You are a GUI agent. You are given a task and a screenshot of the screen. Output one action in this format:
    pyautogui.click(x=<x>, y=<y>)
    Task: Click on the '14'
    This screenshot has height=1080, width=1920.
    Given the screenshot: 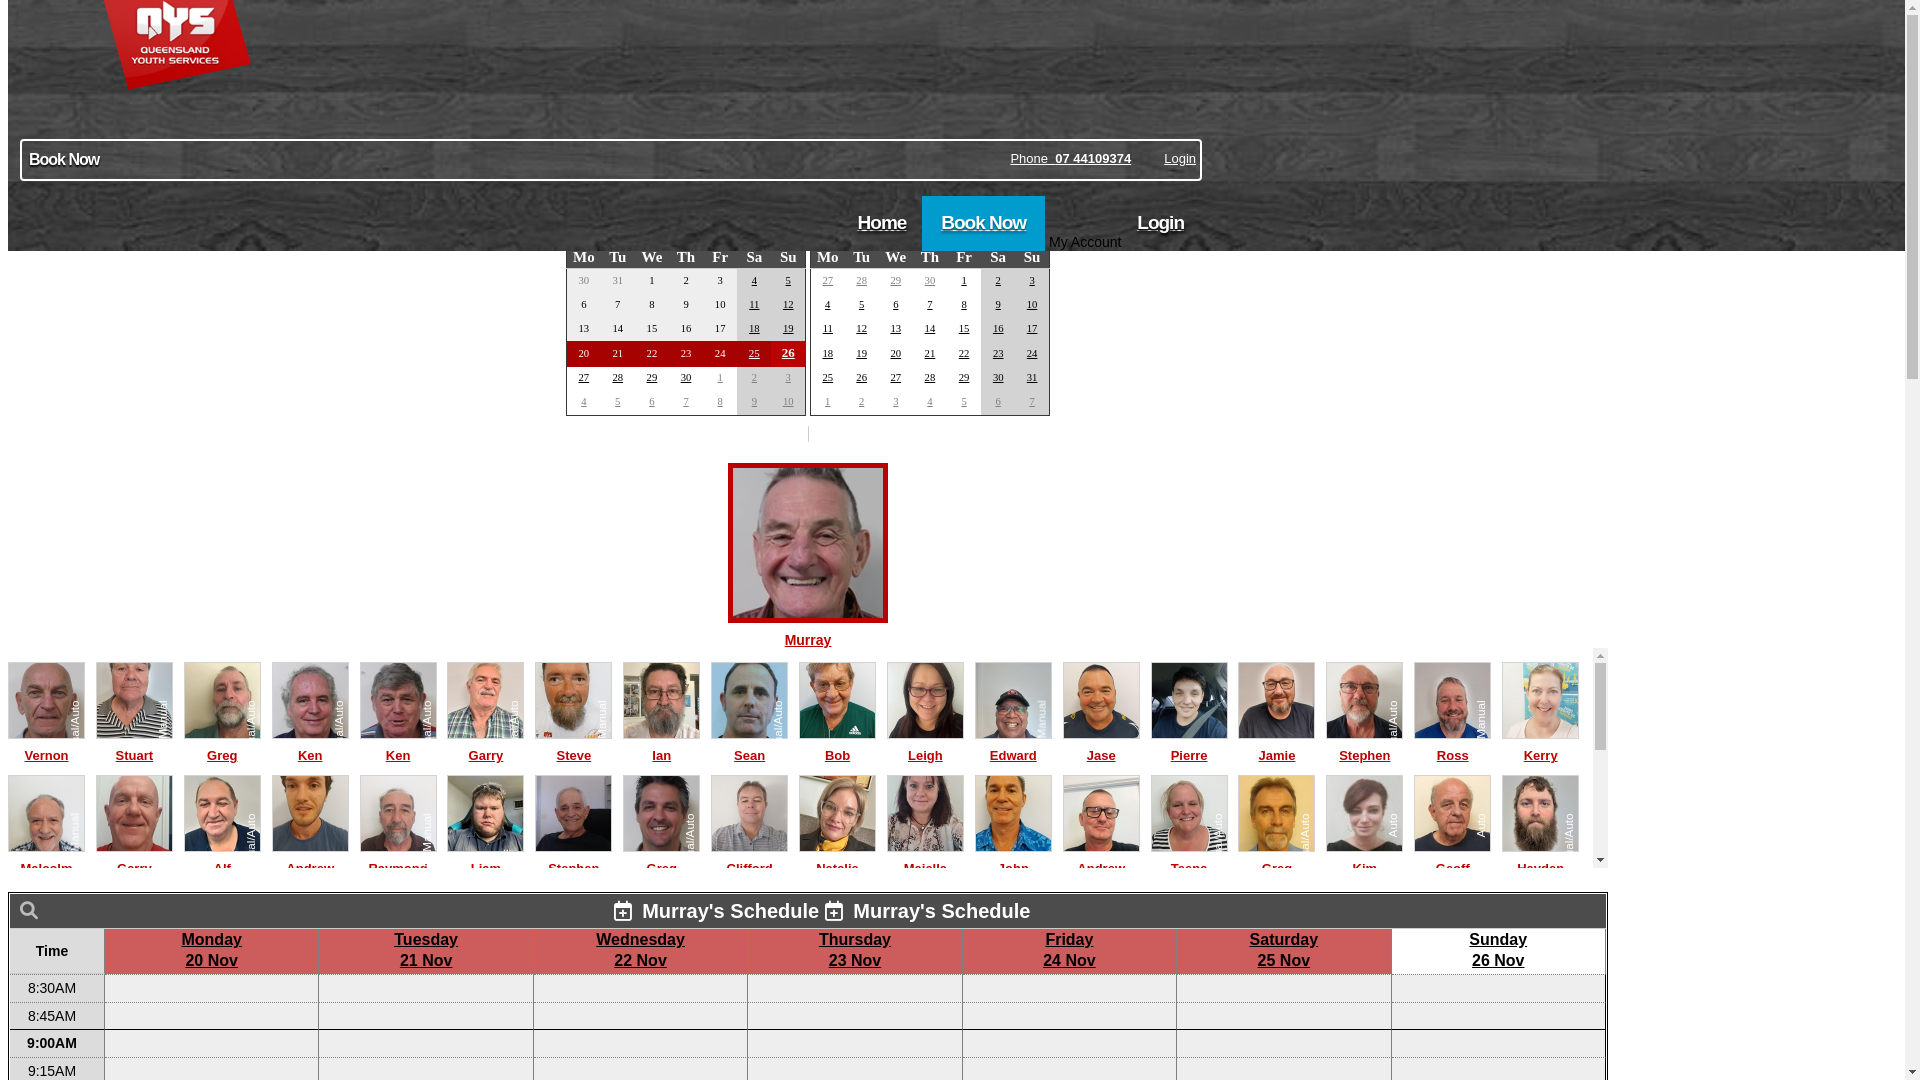 What is the action you would take?
    pyautogui.click(x=929, y=327)
    